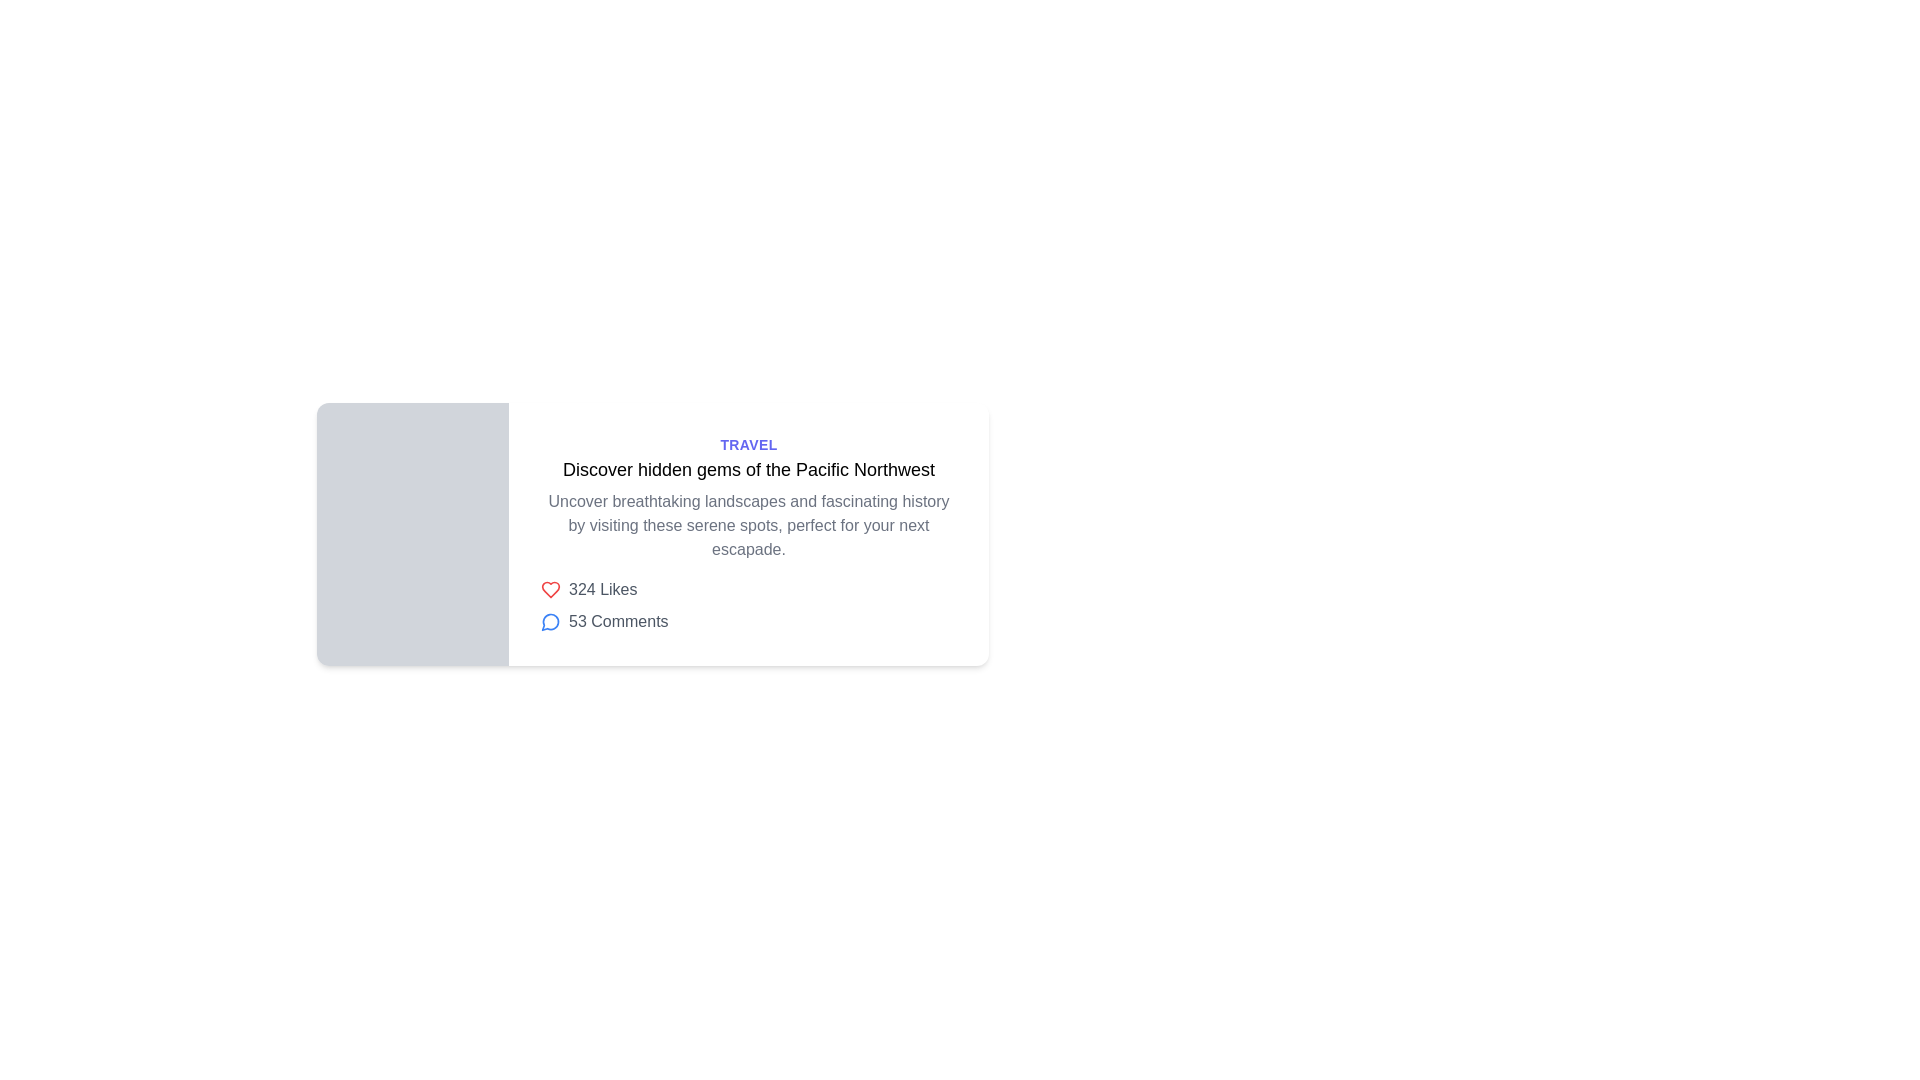 Image resolution: width=1920 pixels, height=1080 pixels. What do you see at coordinates (617, 620) in the screenshot?
I see `the text label indicating the number of comments, which is situated to the right of the speech bubble icon displaying '53 Comments'` at bounding box center [617, 620].